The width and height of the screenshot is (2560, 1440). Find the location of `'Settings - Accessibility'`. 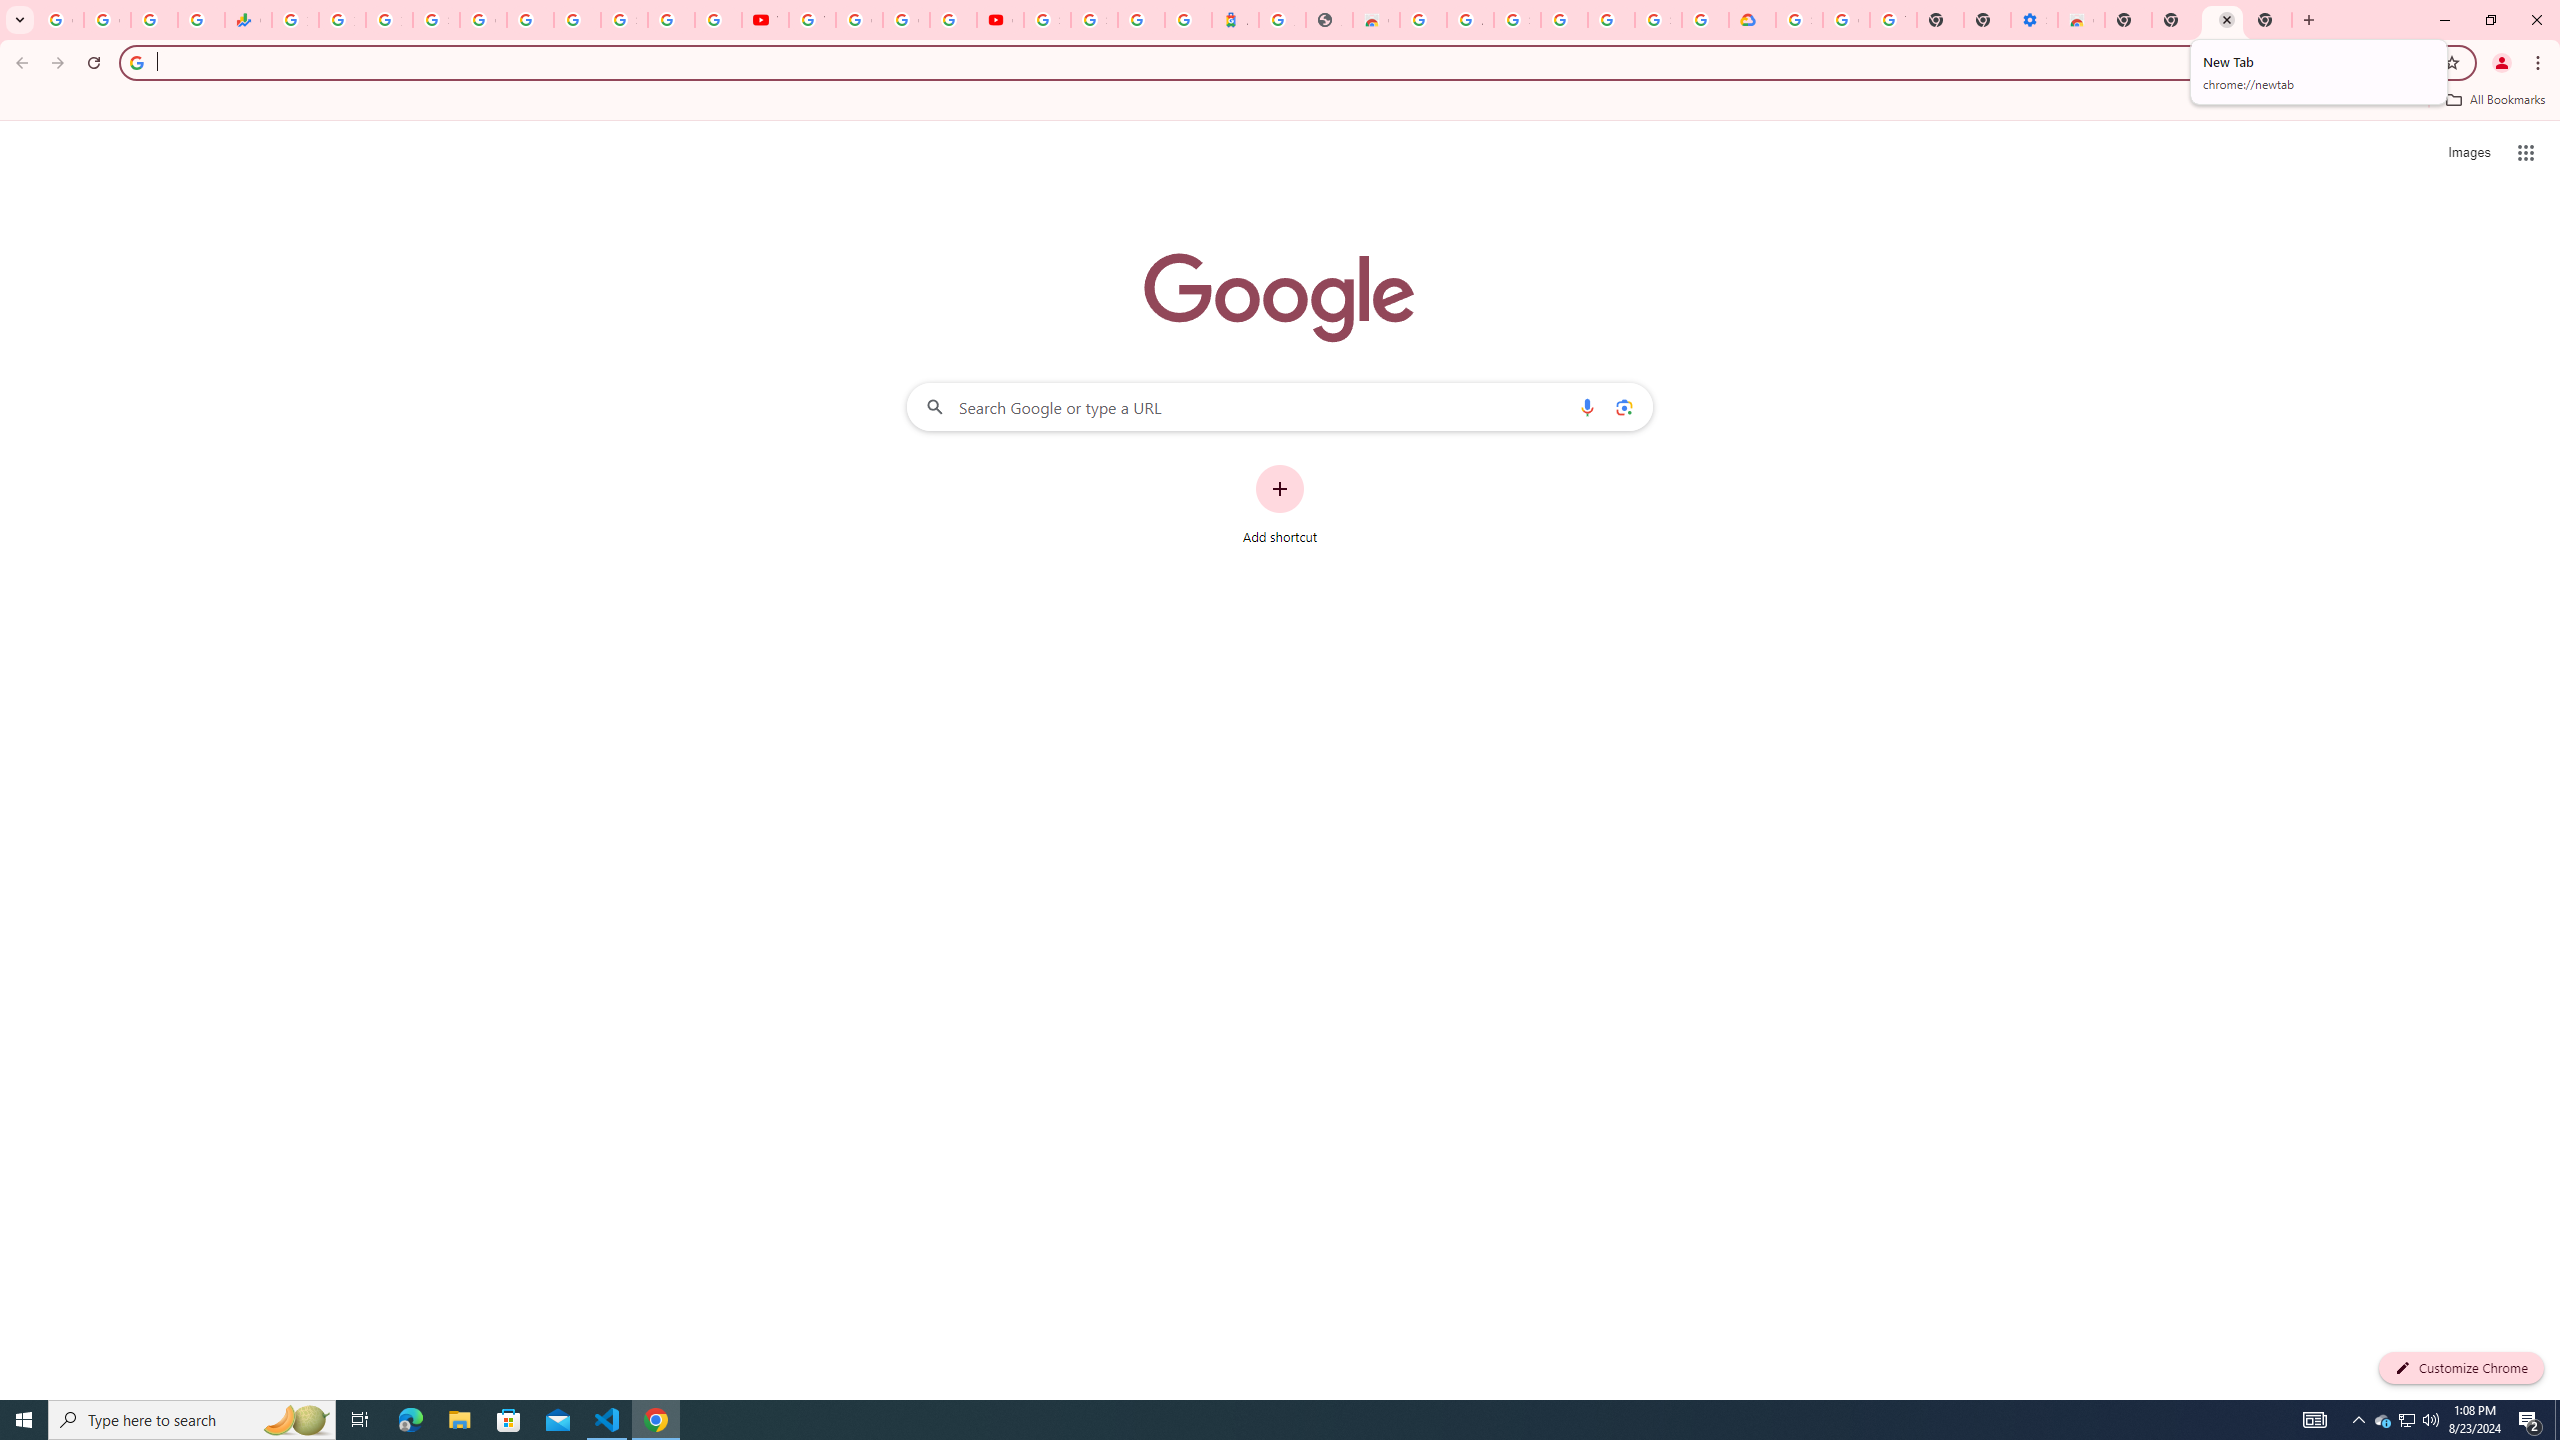

'Settings - Accessibility' is located at coordinates (2033, 19).